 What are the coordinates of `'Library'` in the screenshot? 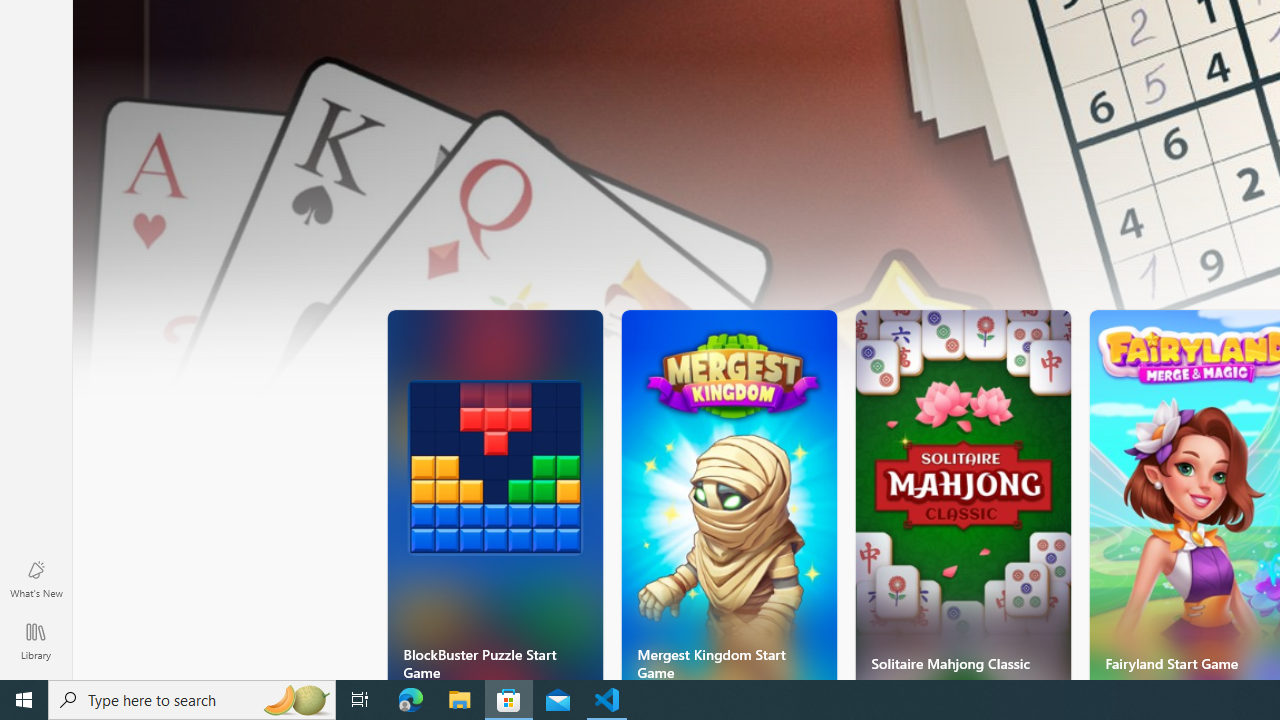 It's located at (35, 640).